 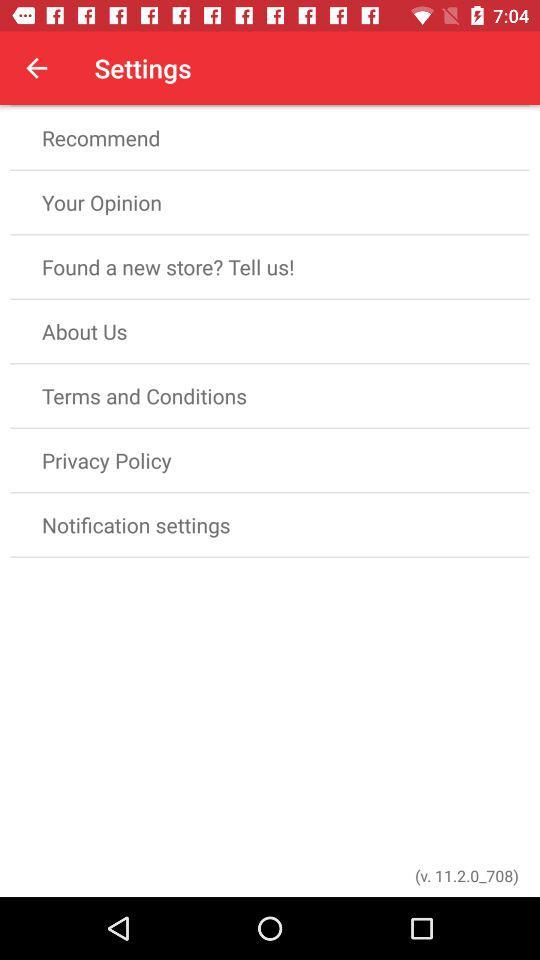 I want to click on your opinion, so click(x=270, y=202).